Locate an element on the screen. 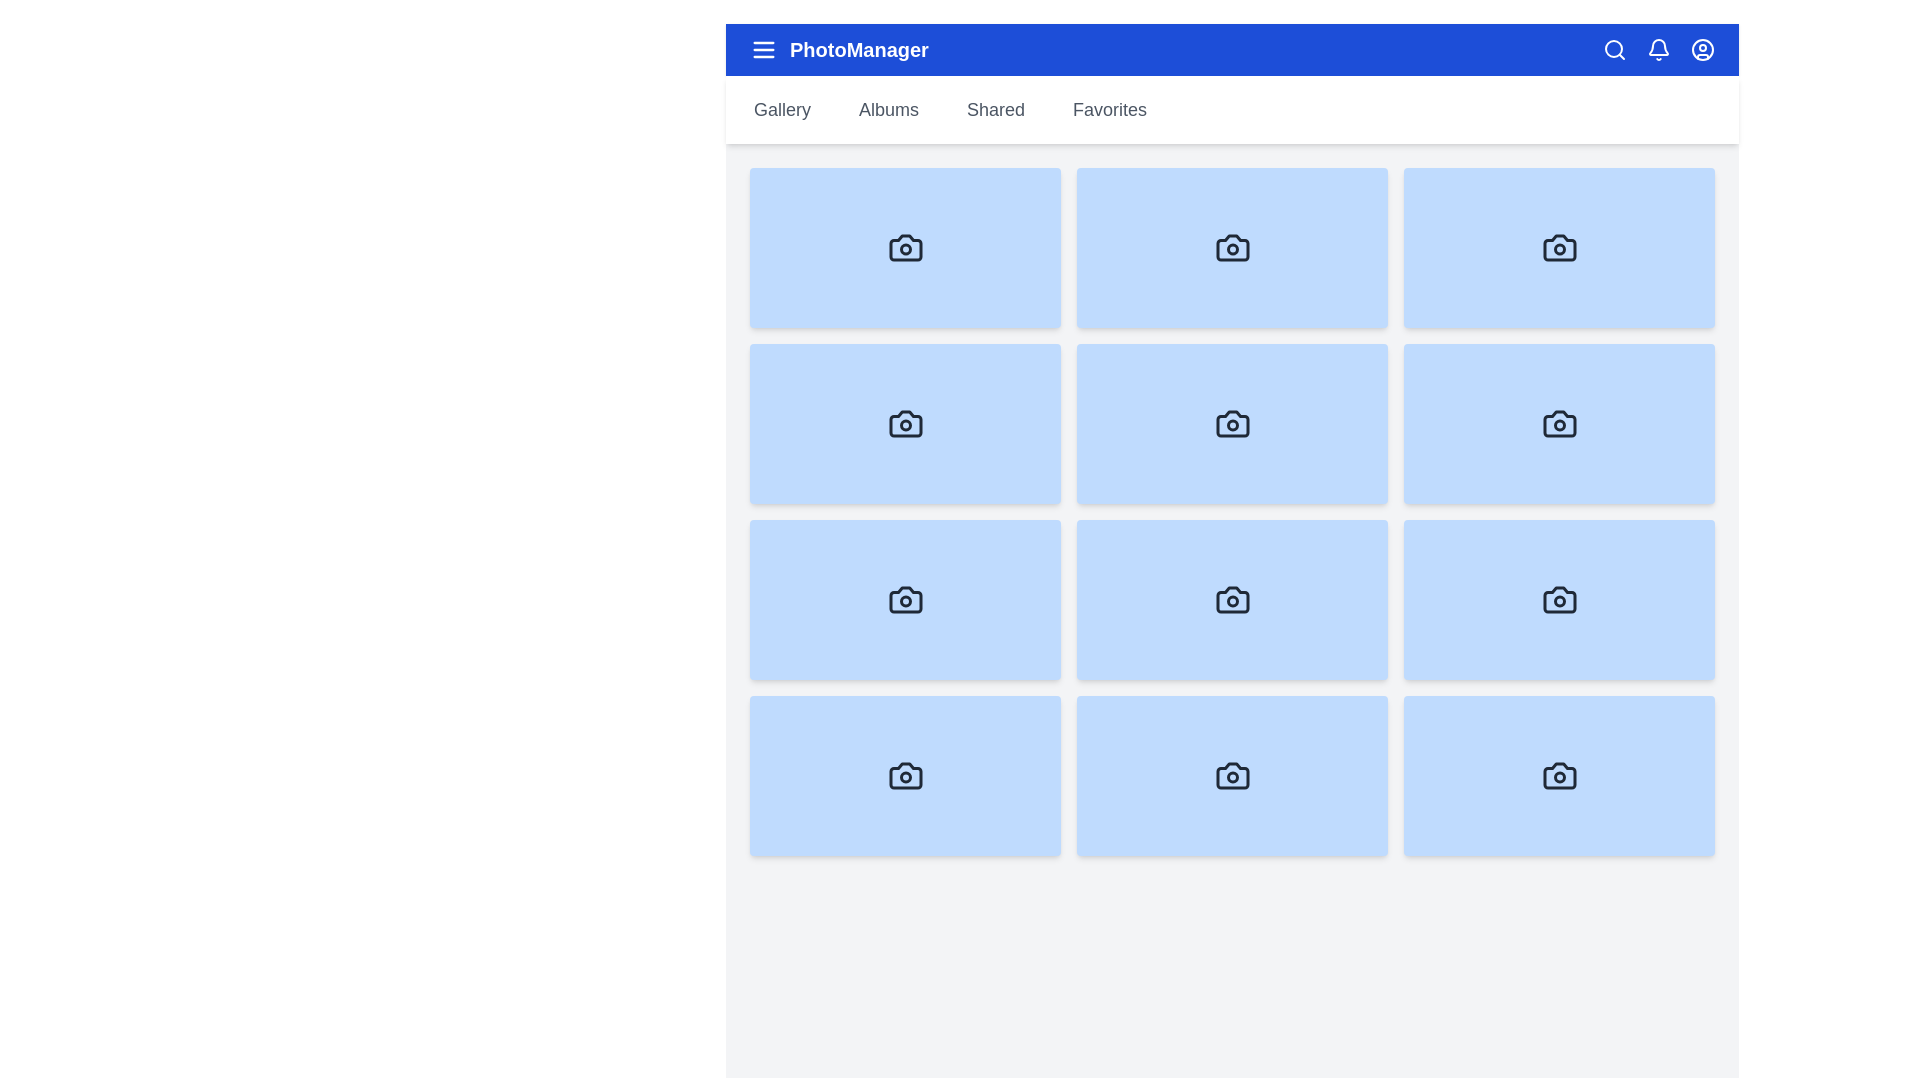 The width and height of the screenshot is (1920, 1080). menu button to toggle the main menu visibility is located at coordinates (762, 49).